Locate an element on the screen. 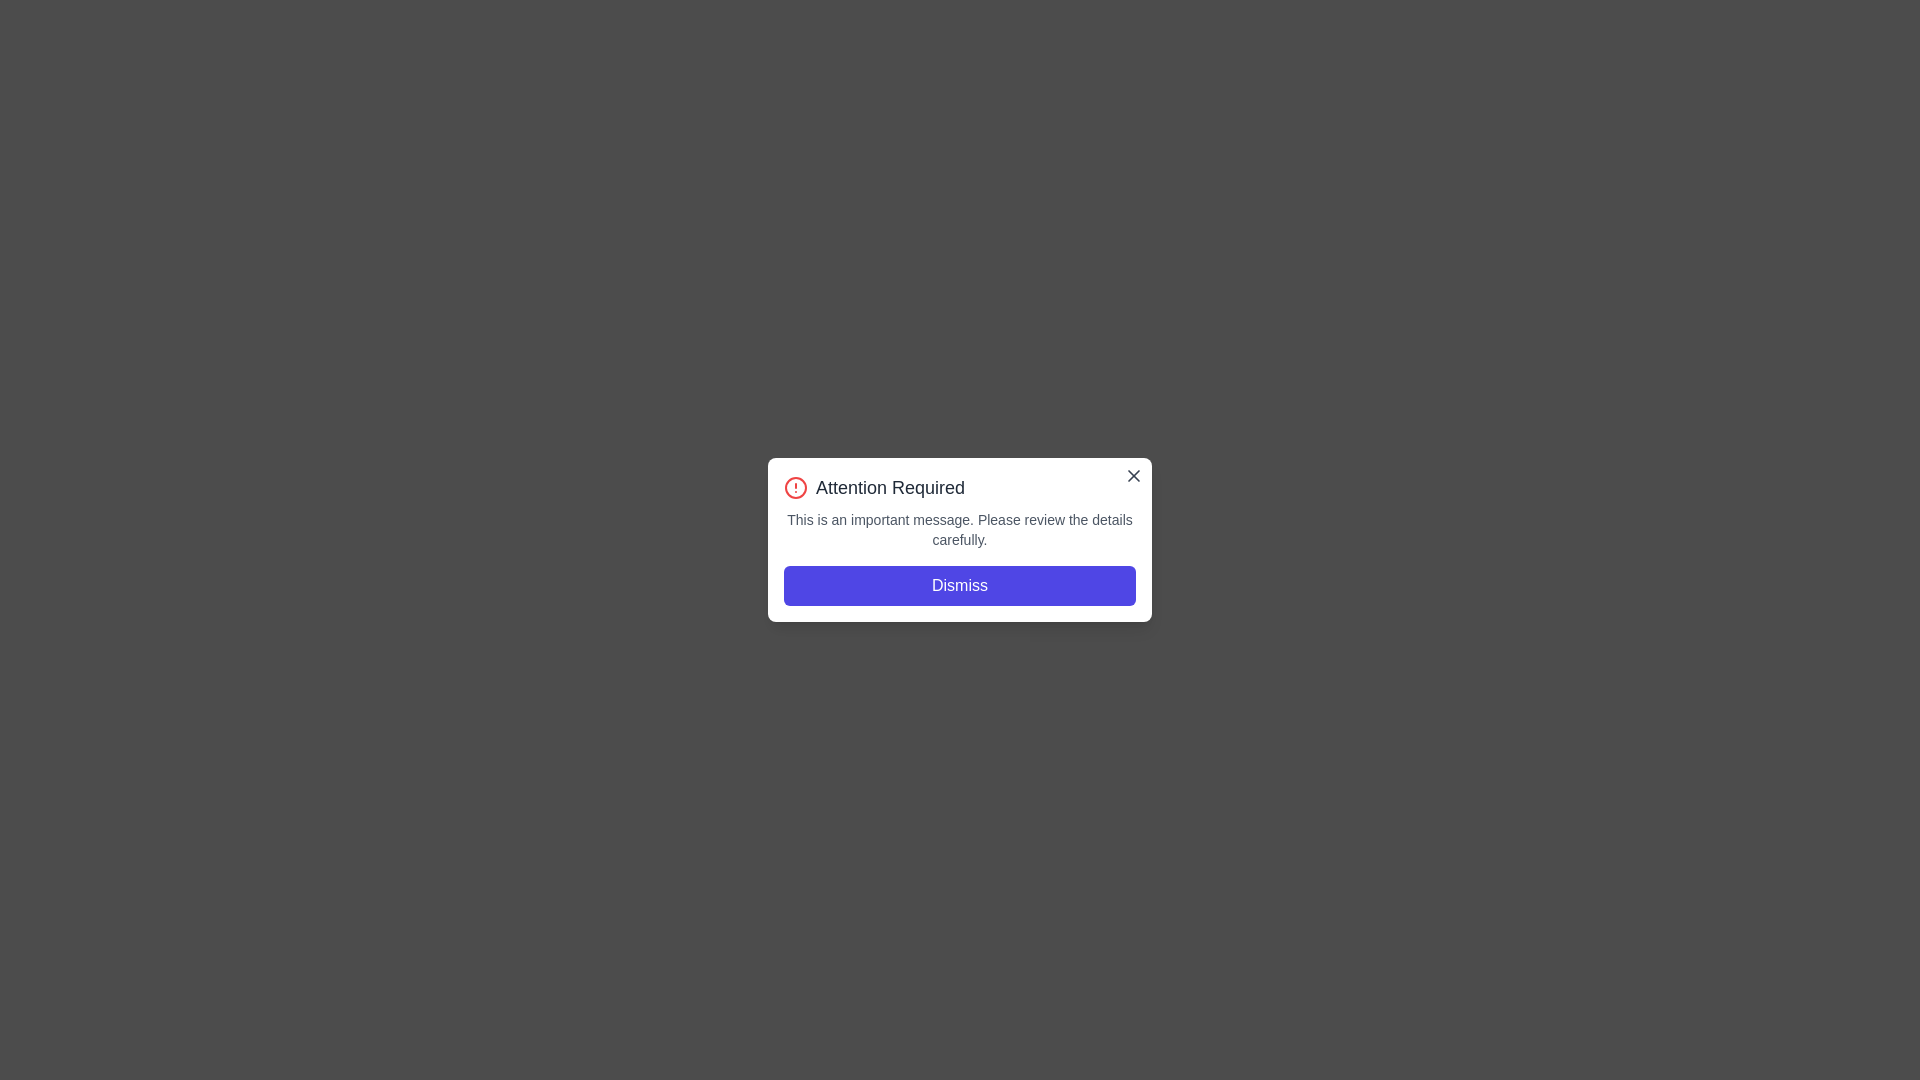 Image resolution: width=1920 pixels, height=1080 pixels. the close button located in the top-right corner of the modal dialog, adjacent to the heading 'Attention Required' is located at coordinates (1133, 475).